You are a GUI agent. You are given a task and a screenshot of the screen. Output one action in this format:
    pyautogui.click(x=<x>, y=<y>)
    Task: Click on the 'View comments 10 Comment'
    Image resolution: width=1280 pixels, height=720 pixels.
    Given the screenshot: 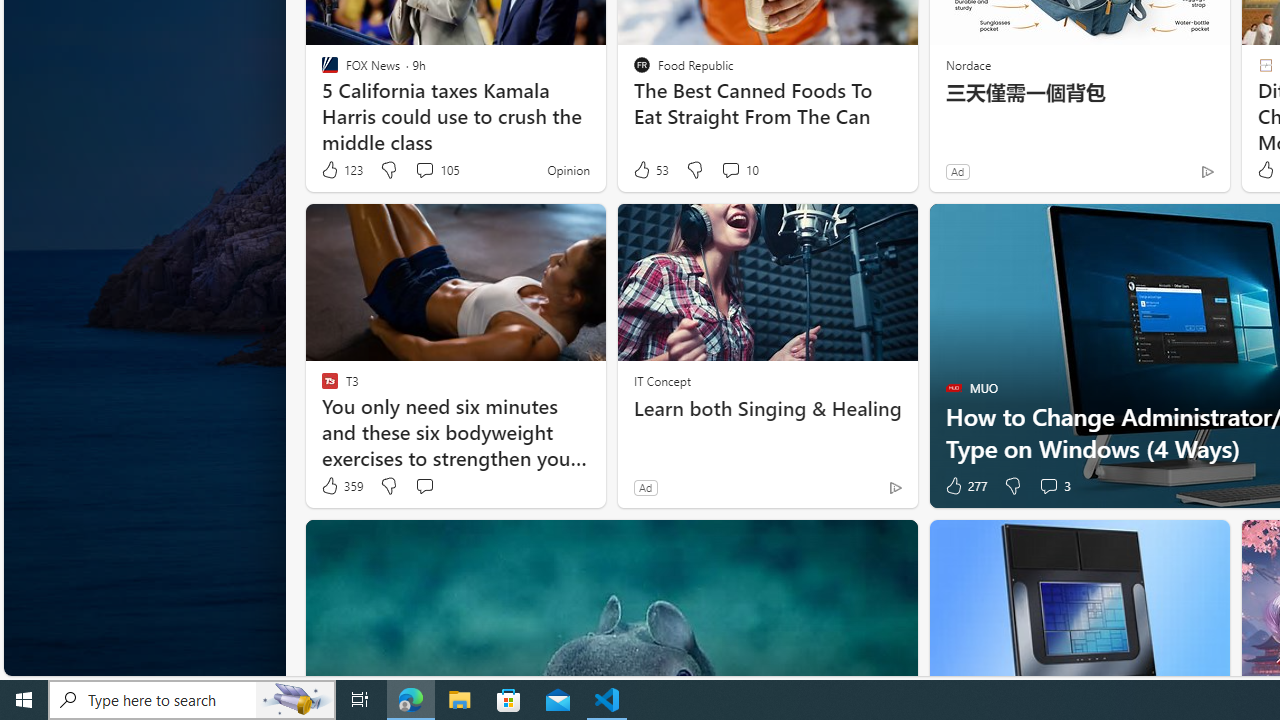 What is the action you would take?
    pyautogui.click(x=729, y=168)
    